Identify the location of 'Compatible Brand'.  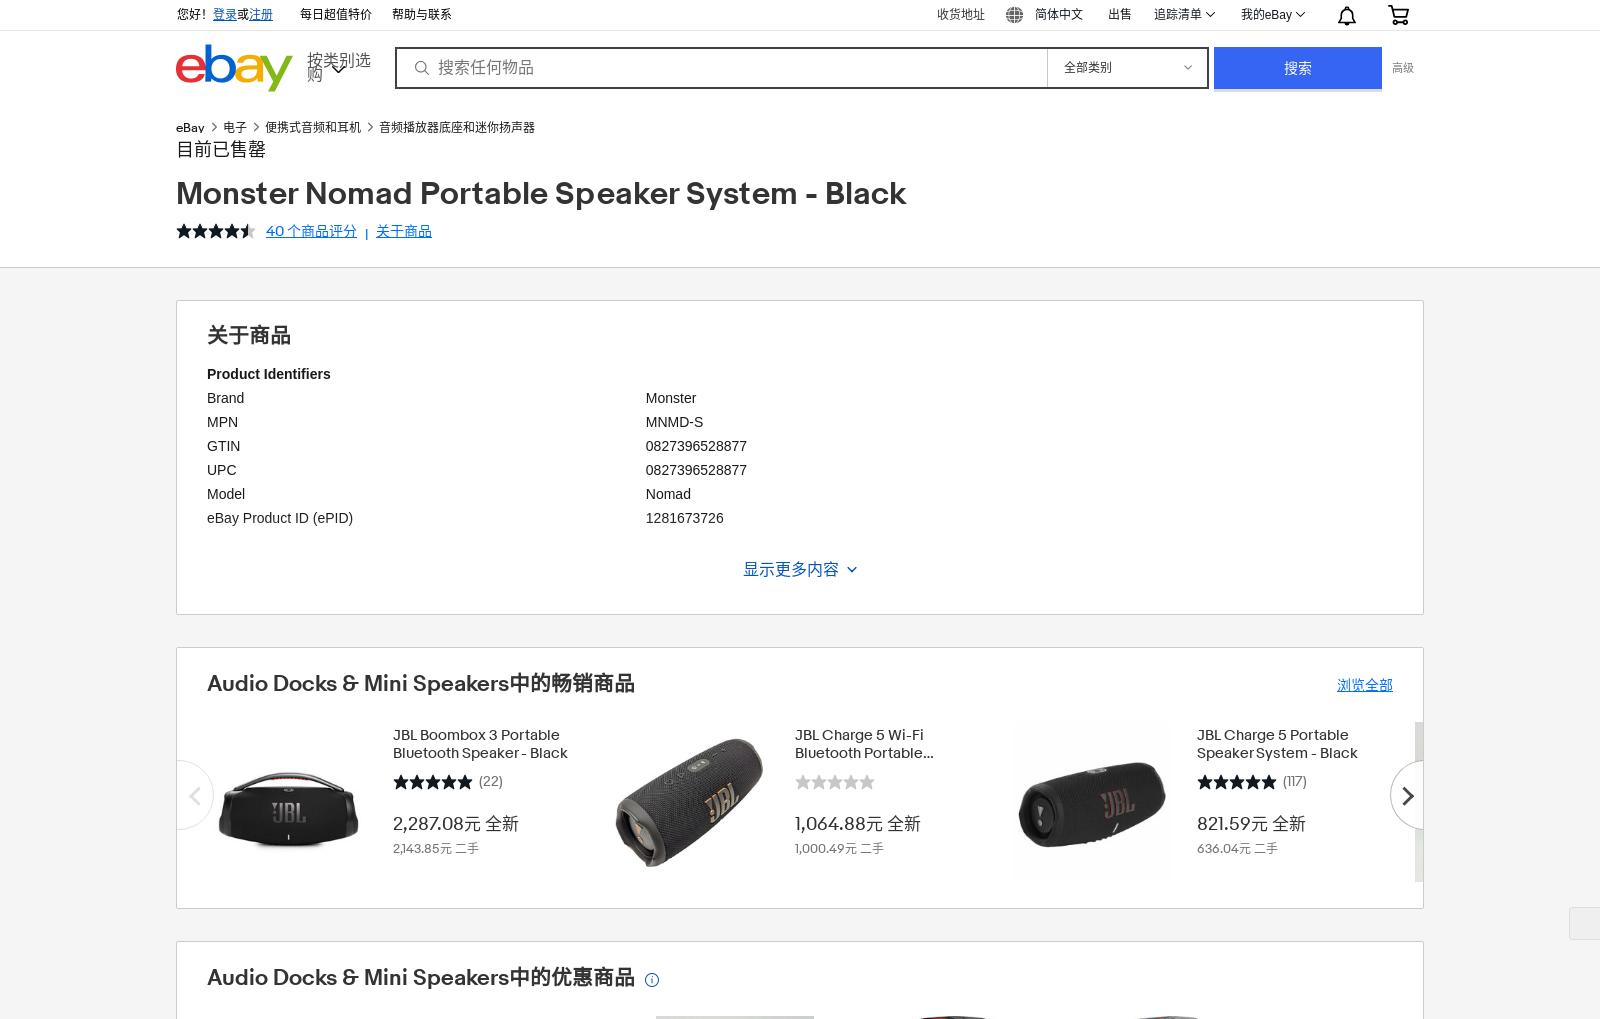
(207, 633).